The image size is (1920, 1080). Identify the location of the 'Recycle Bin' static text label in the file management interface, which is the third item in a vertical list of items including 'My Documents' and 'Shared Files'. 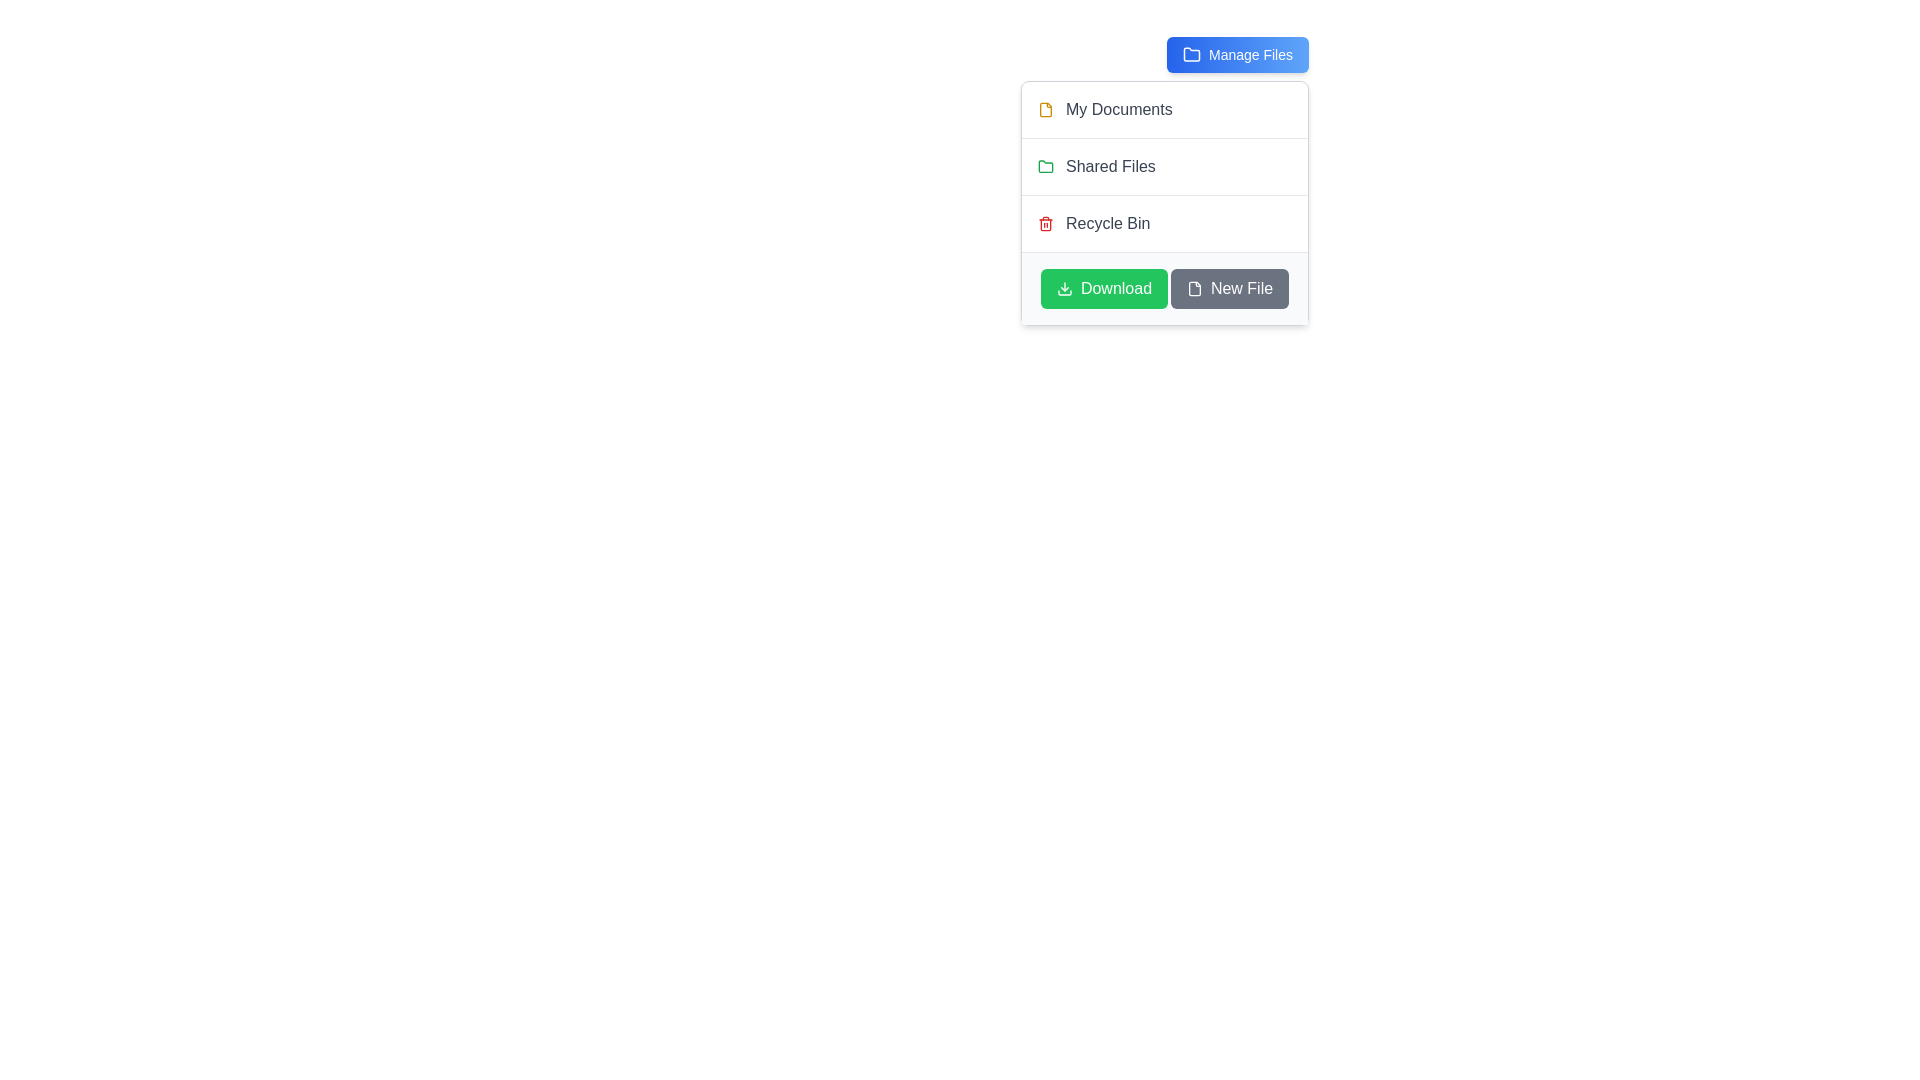
(1107, 223).